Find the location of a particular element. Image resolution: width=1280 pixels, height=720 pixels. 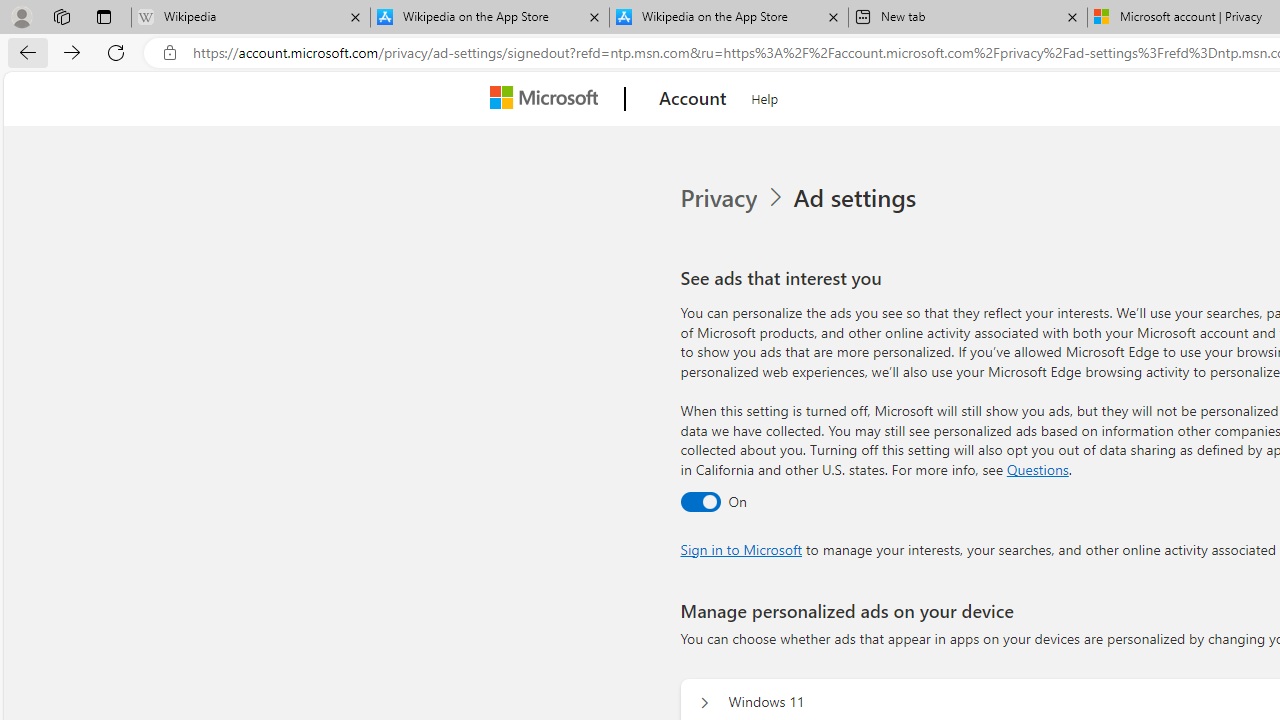

'Privacy' is located at coordinates (733, 198).